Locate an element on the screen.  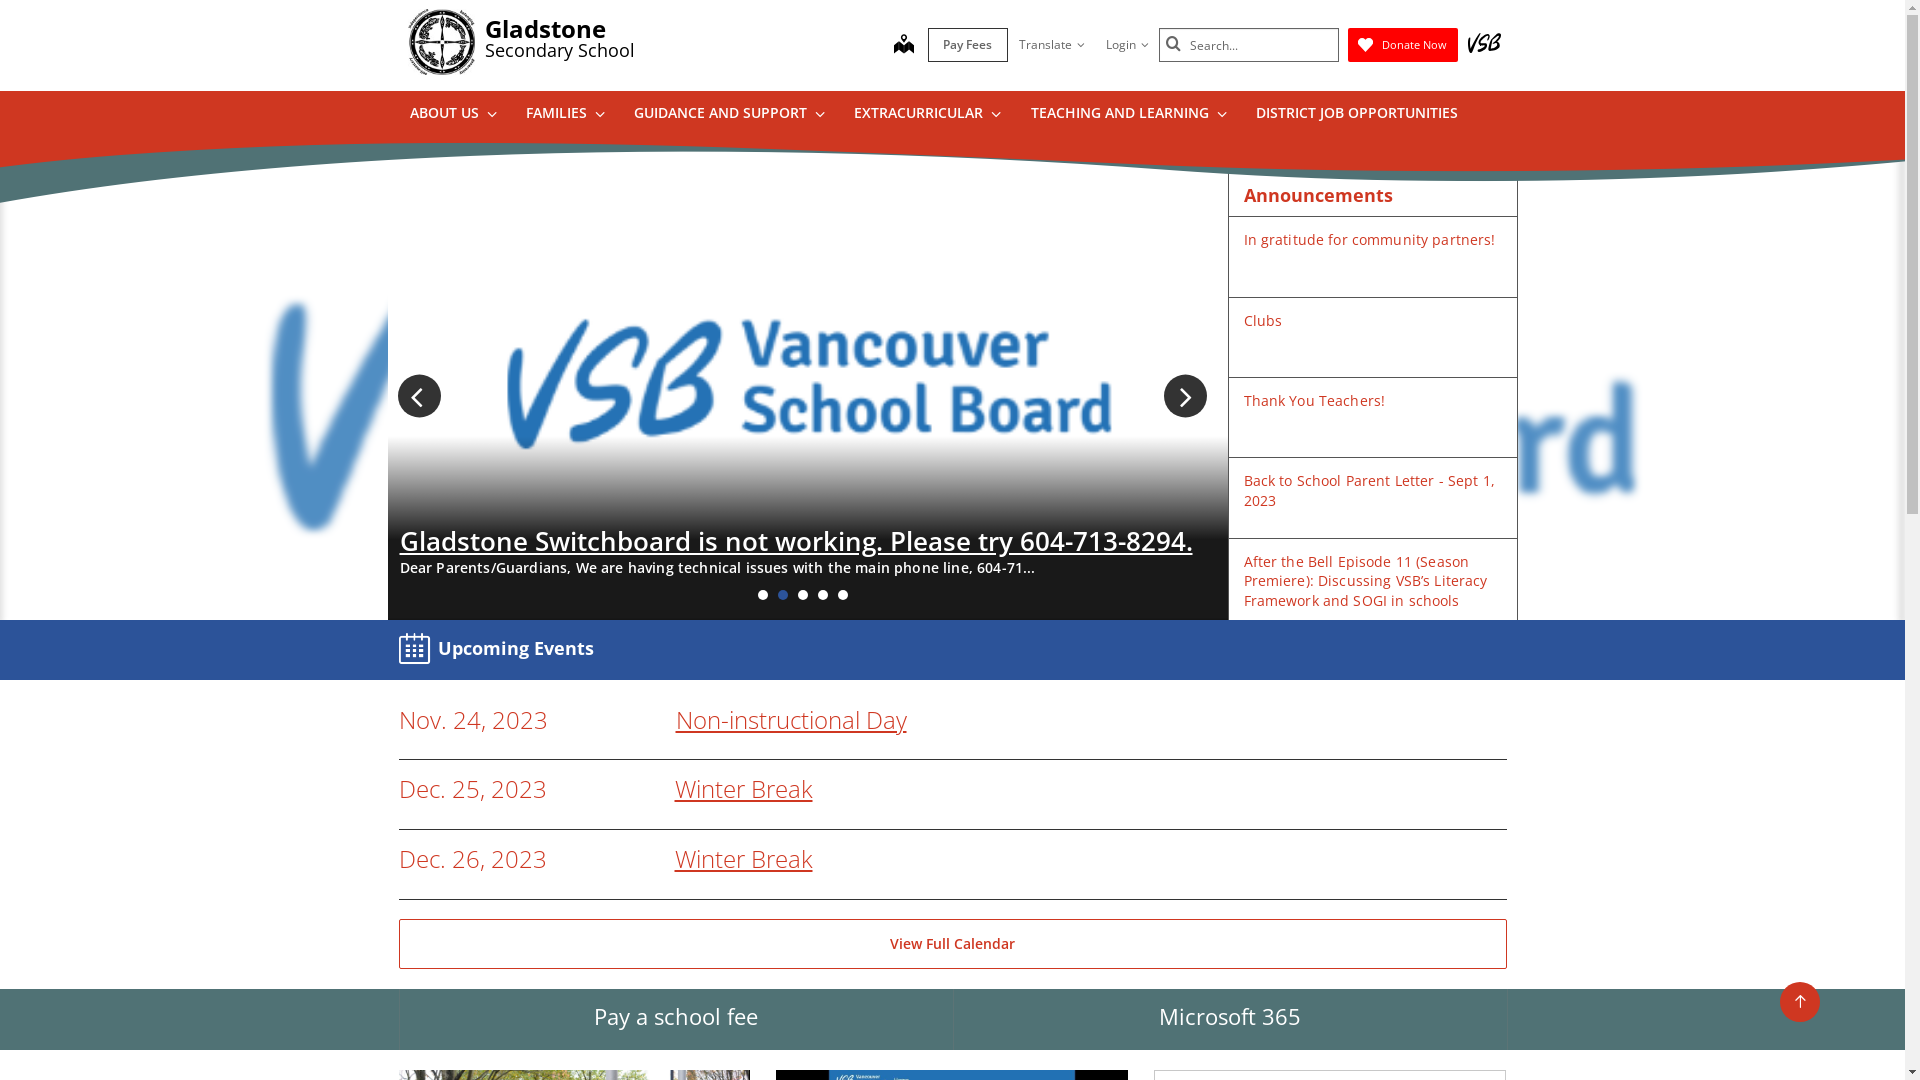
'FAMILIES' is located at coordinates (564, 116).